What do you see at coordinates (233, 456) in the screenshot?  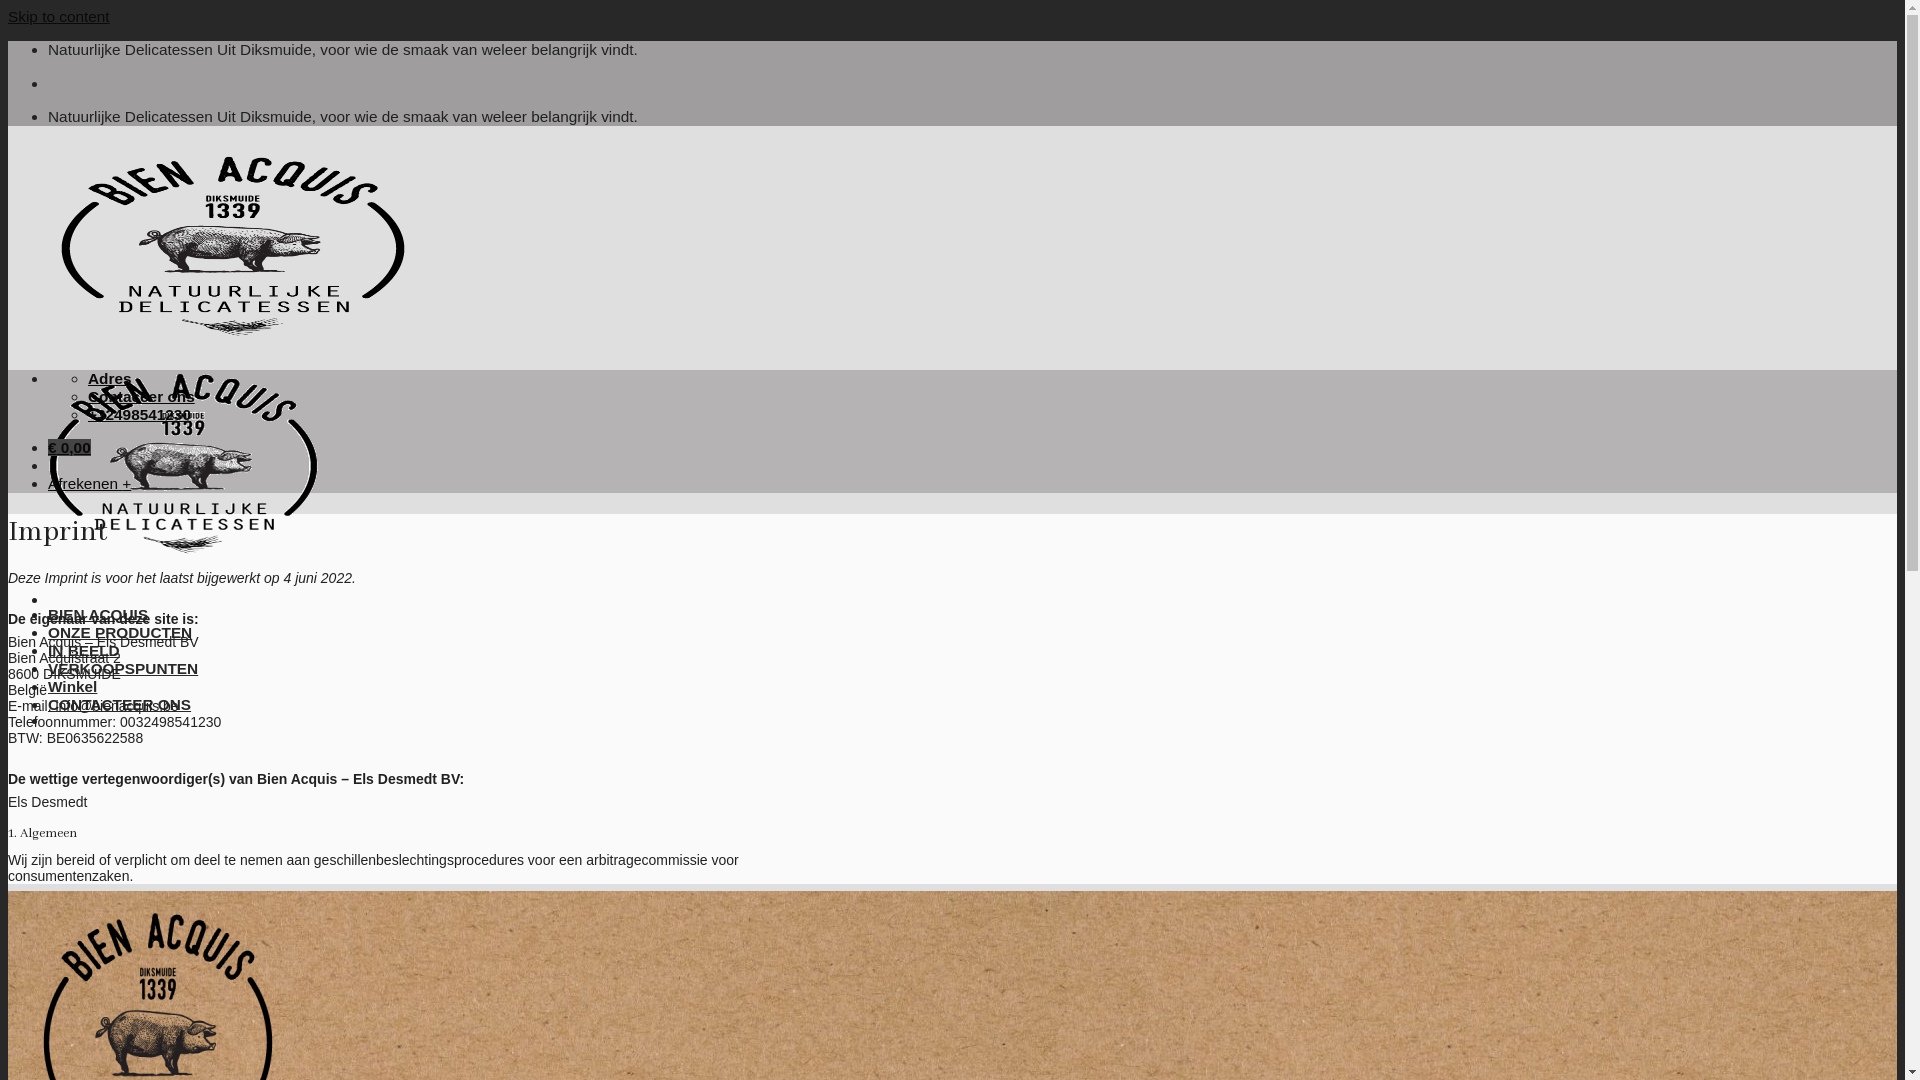 I see `'Bien Acquis - Natuurlijke delicatessen uit Diksmuide'` at bounding box center [233, 456].